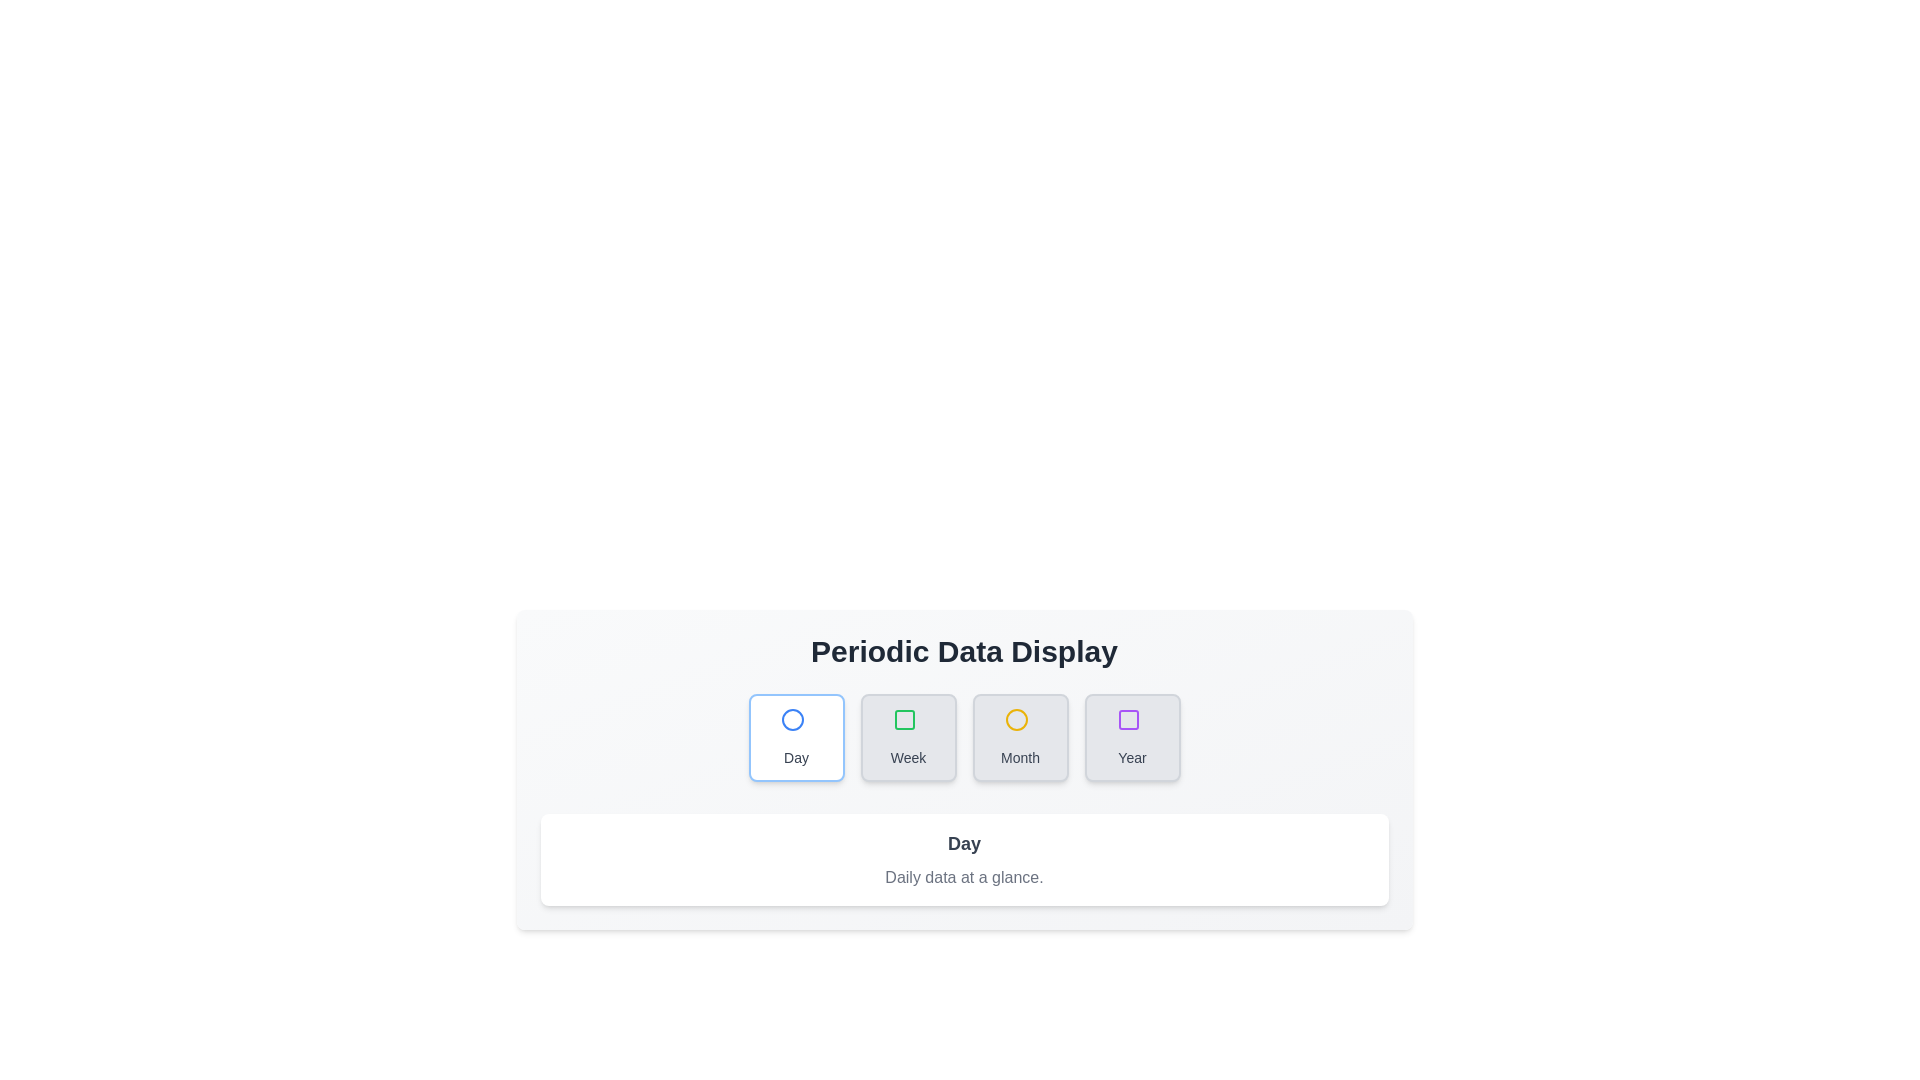  Describe the element at coordinates (1020, 737) in the screenshot. I see `the 'Month' view button` at that location.